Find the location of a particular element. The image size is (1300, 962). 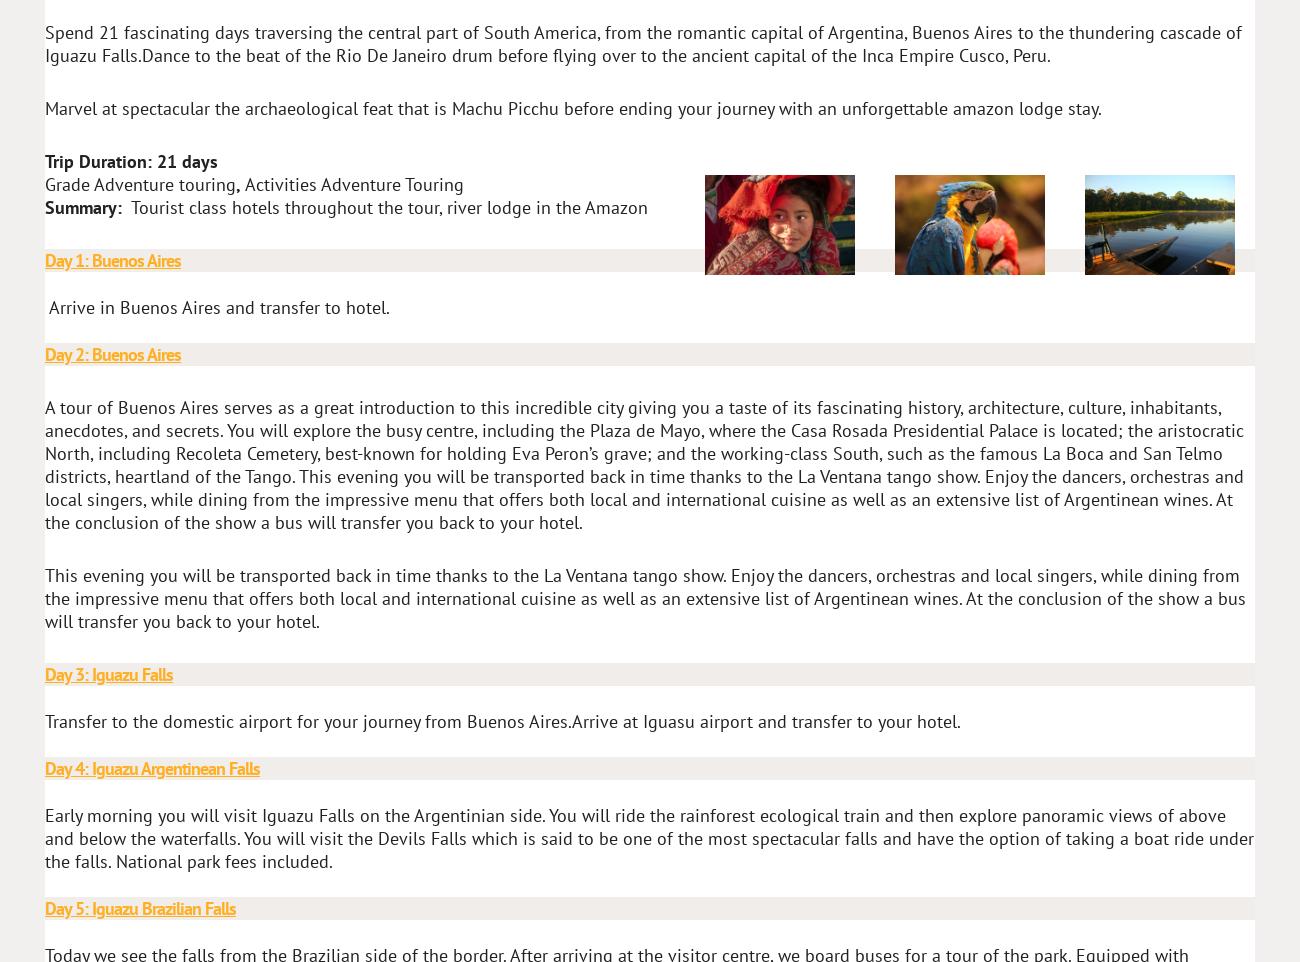

'A tour of Buenos Aires serves as a great introduction to this incredible city giving you a taste of its fascinating history, architecture, culture, inhabitants, anecdotes, and secrets. You will explore the busy centre, including the Plaza de Mayo, where the Casa Rosada Presidential Palace is located; the aristocratic North, including Recoleta Cemetery, best-known for holding Eva Peron’s grave; and the working-class South, such as the famous La Boca and San Telmo districts, heartland of the Tango. This evening you will be transported back in time thanks to the La Ventana tango show. Enjoy the dancers, orchestras and local singers, while dining from the impressive menu that offers both local and international cuisine as well as an extensive list of Argentinean wines. At the conclusion of the show a bus will transfer you back to your hotel.' is located at coordinates (43, 465).